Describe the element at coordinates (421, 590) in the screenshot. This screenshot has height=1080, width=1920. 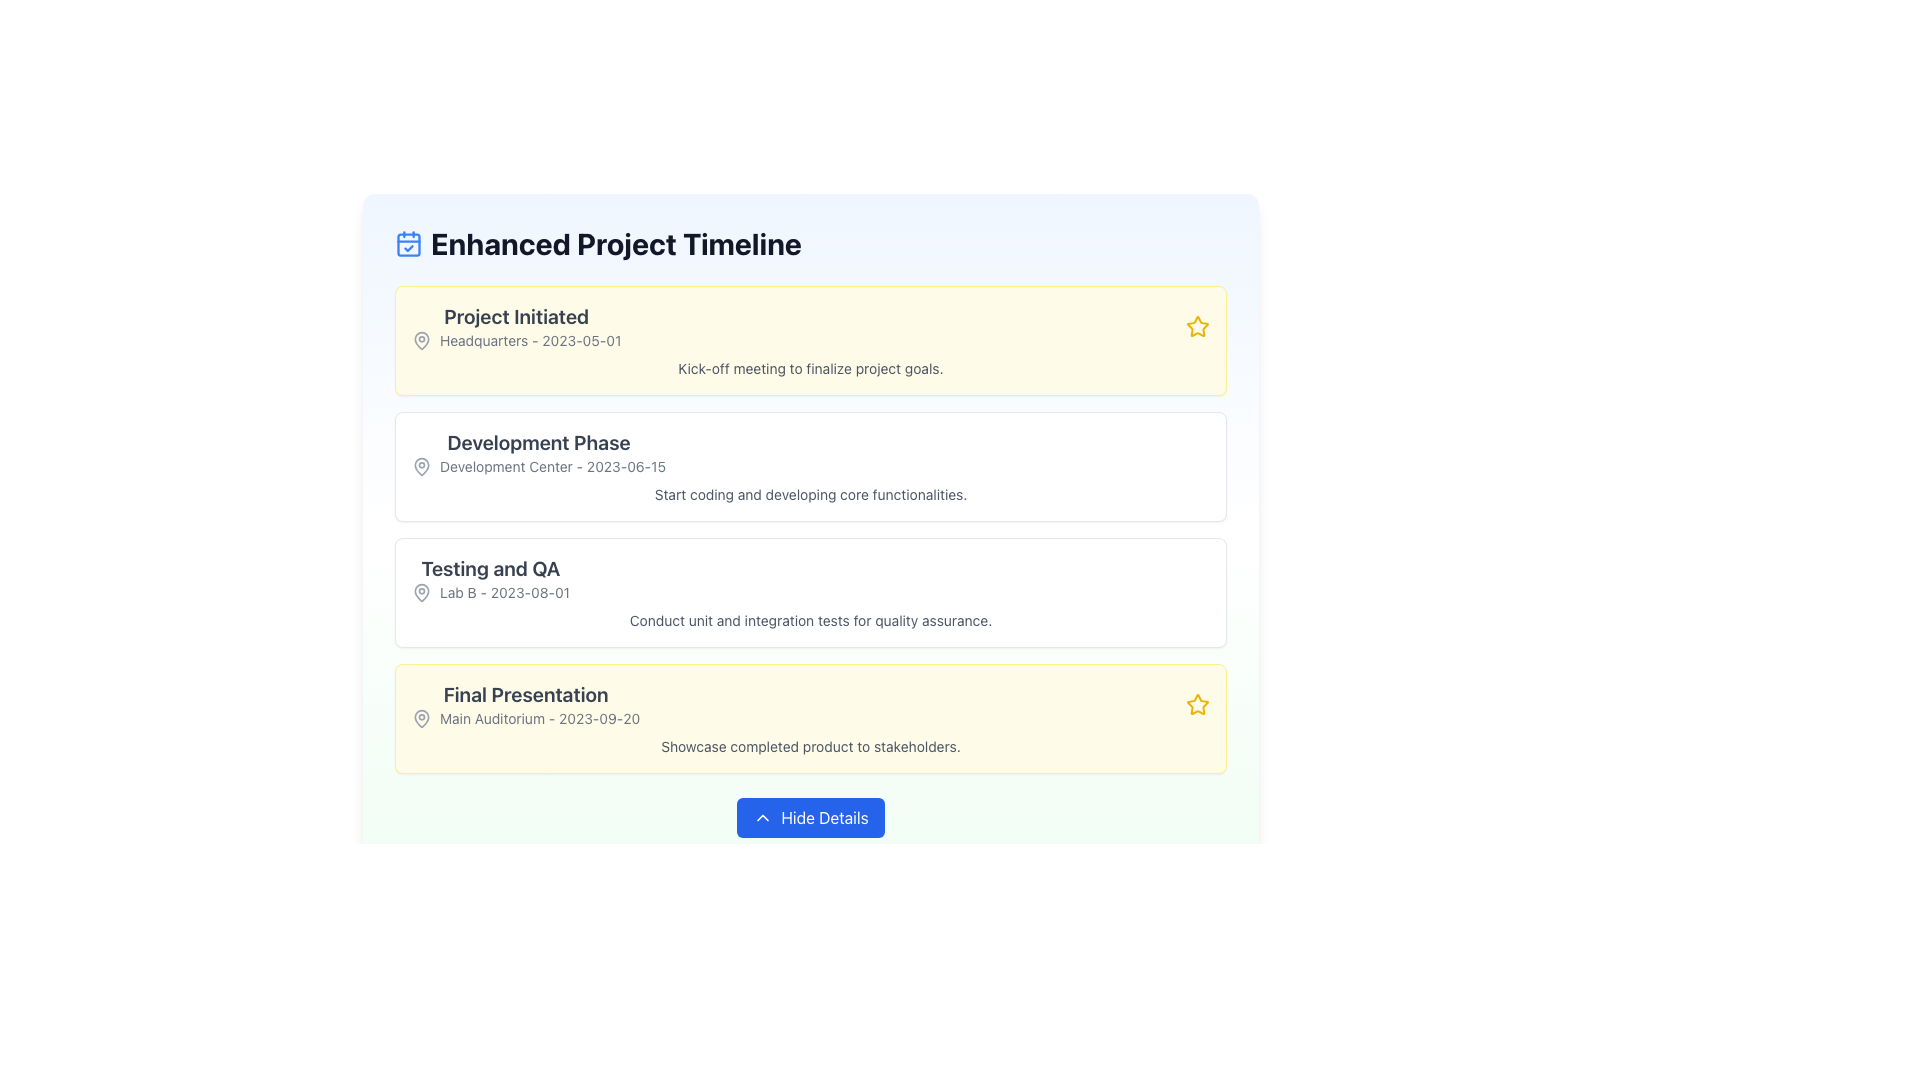
I see `the Location marker icon` at that location.